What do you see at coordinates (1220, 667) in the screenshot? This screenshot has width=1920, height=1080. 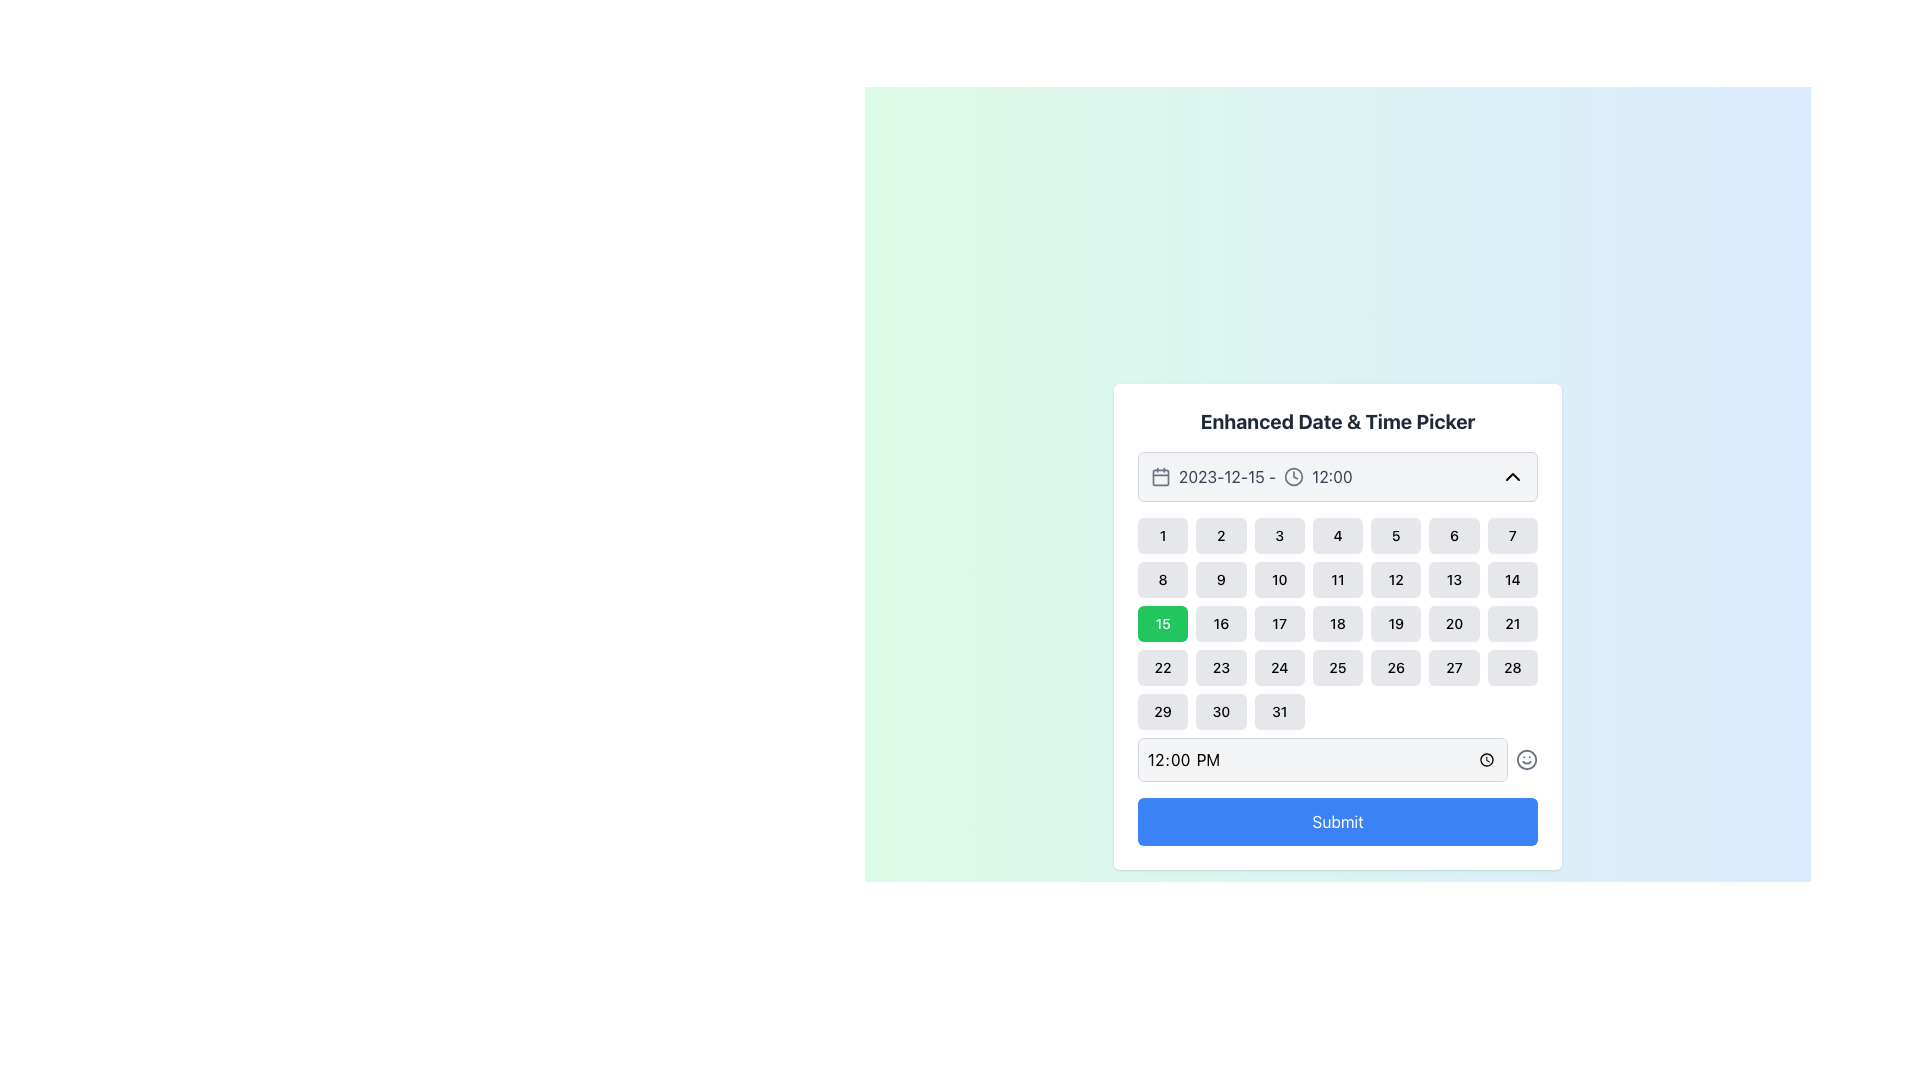 I see `the small rectangular button displaying the number '23' in black text, located in the sixth row and second column of the calendar grid within the date picker component` at bounding box center [1220, 667].